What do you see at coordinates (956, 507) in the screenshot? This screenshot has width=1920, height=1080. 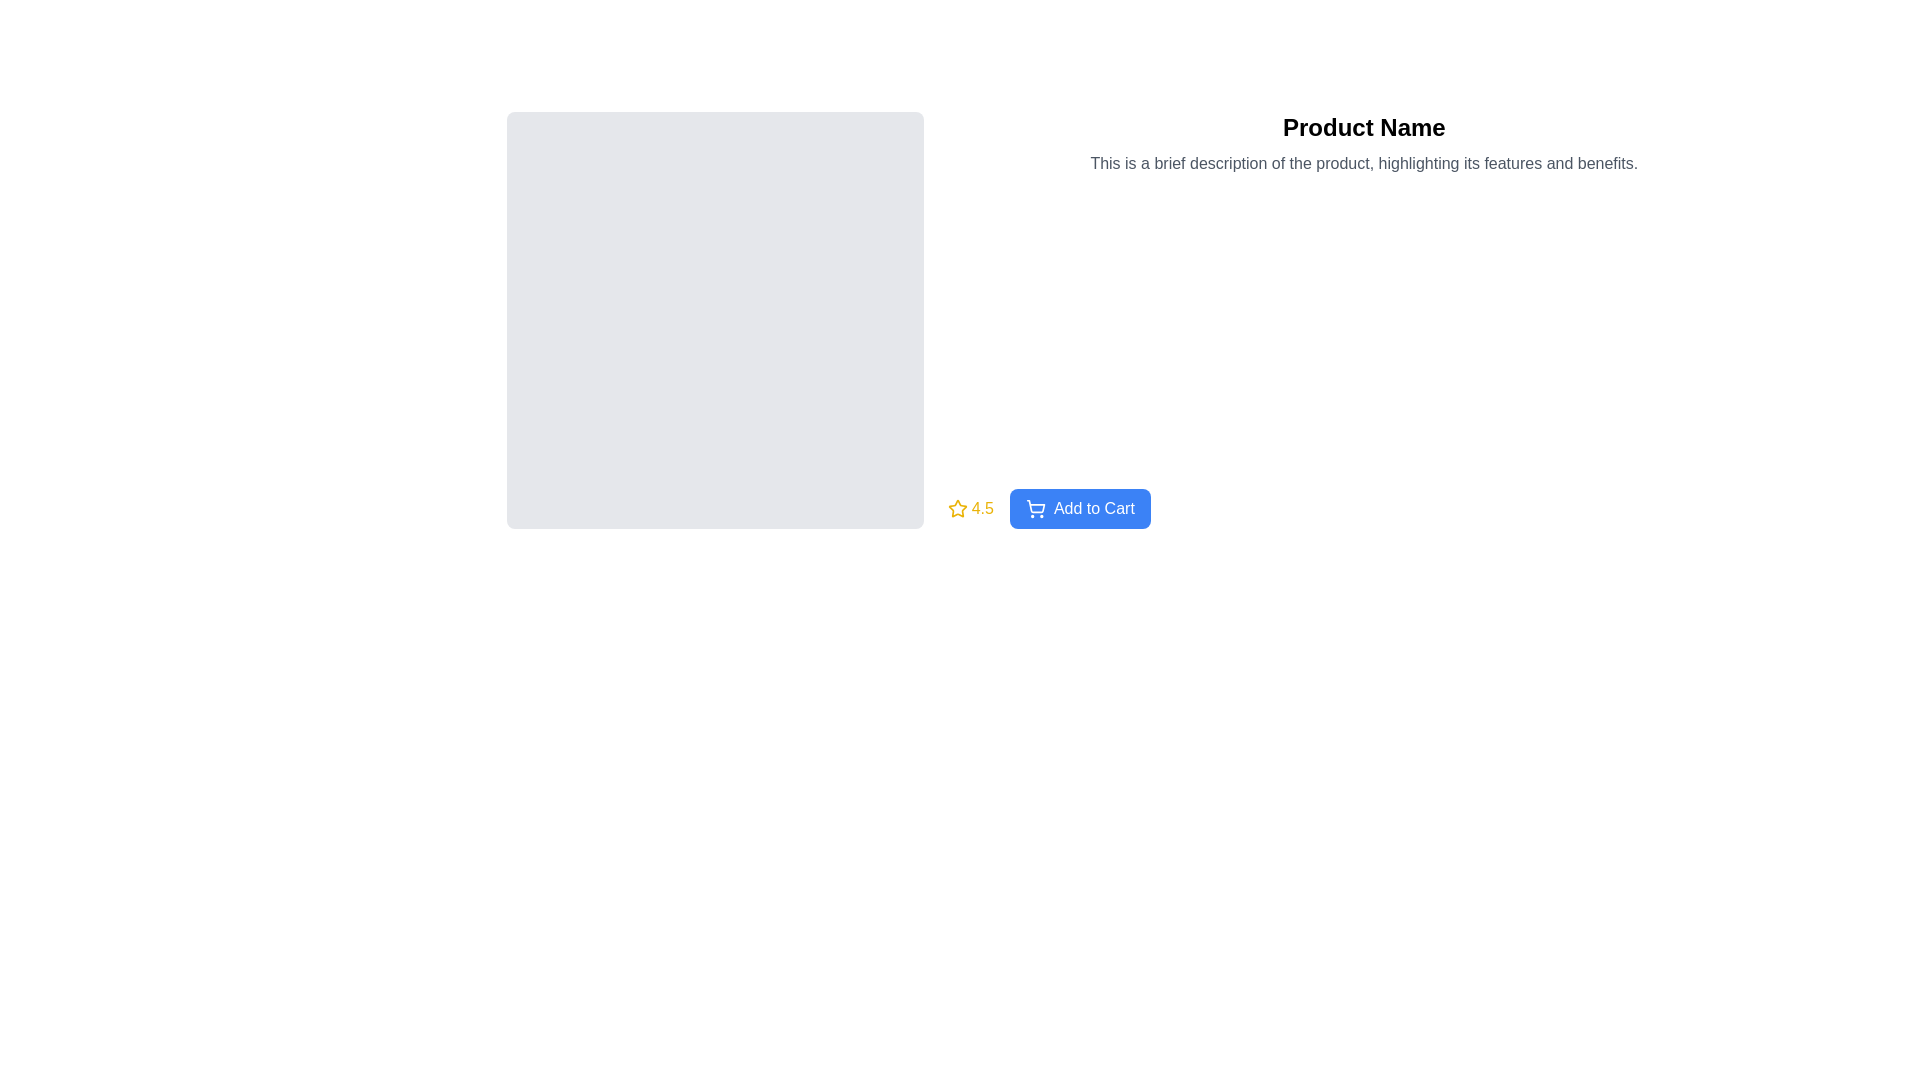 I see `the star icon representing a rating system, located before the text '4.5'` at bounding box center [956, 507].